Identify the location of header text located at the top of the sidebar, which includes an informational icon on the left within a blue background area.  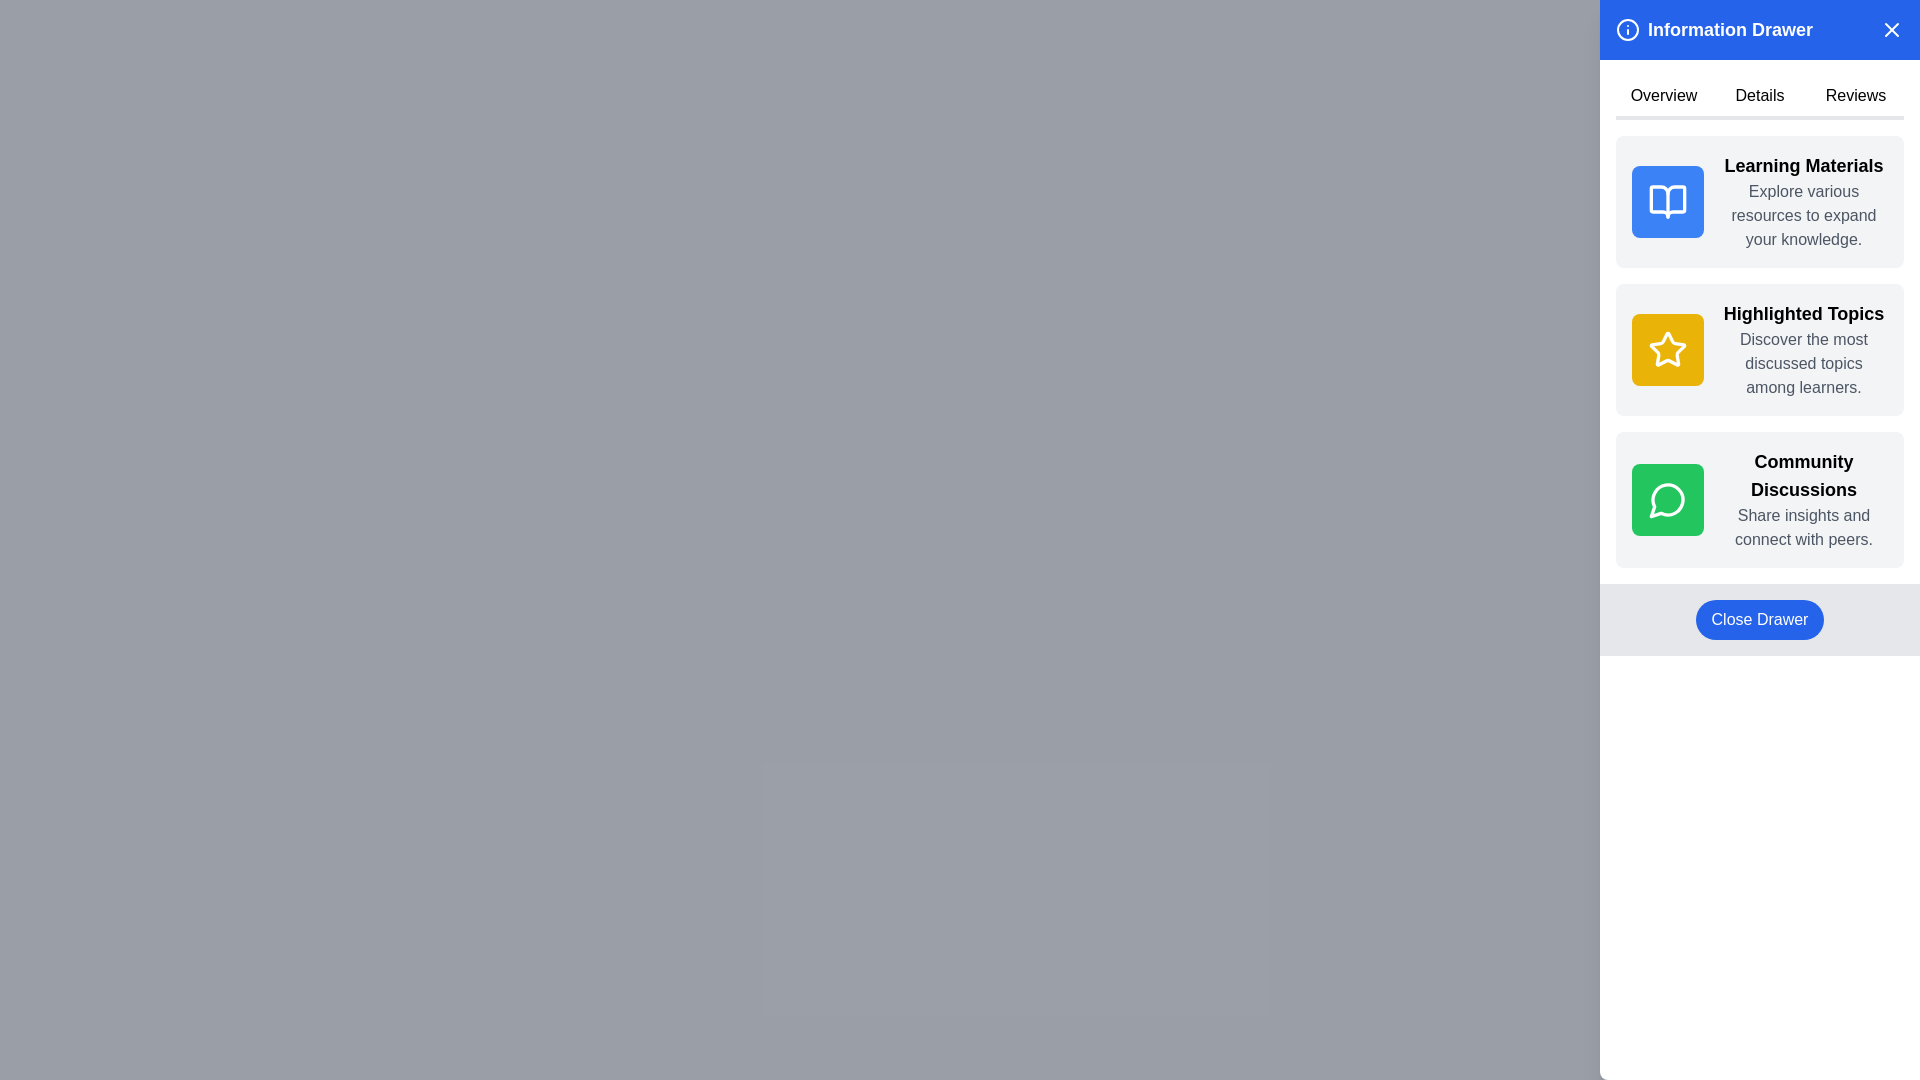
(1713, 30).